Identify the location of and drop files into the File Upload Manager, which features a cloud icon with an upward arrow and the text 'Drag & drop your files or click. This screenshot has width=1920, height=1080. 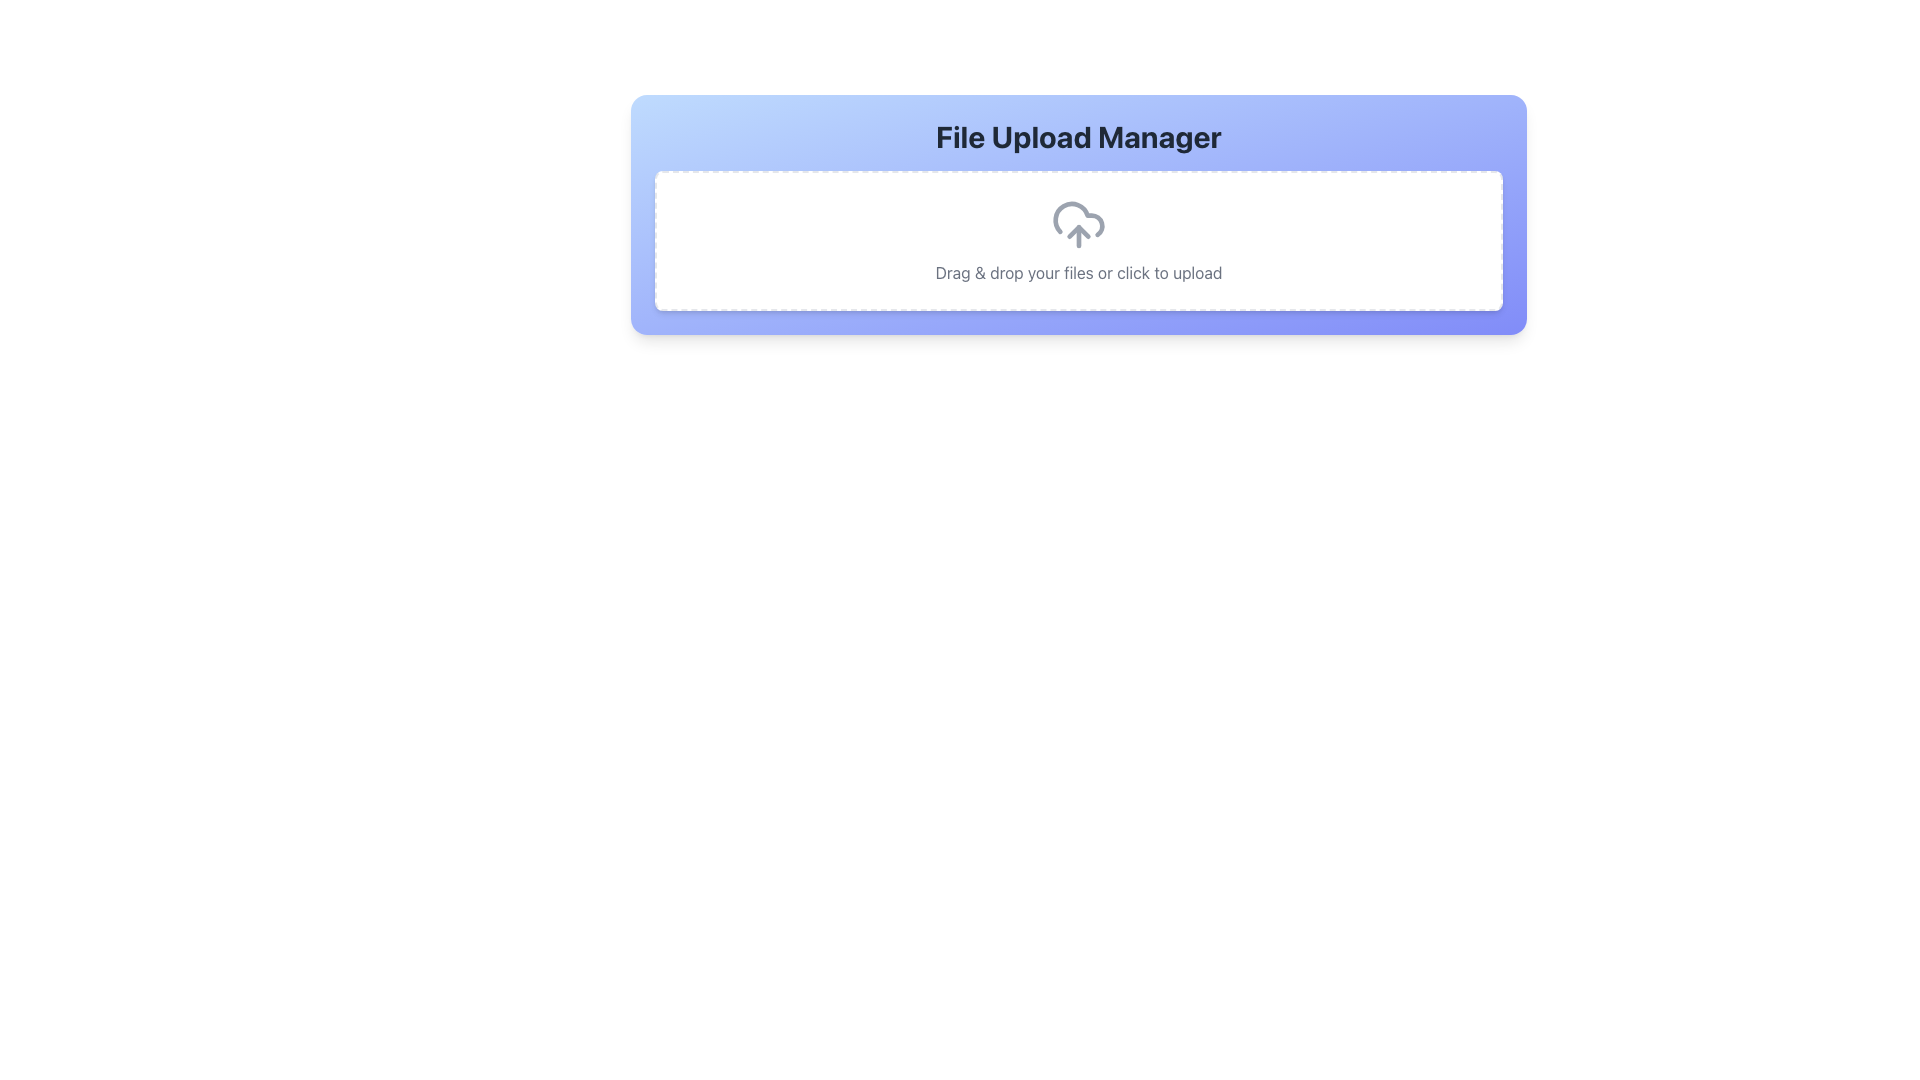
(1078, 215).